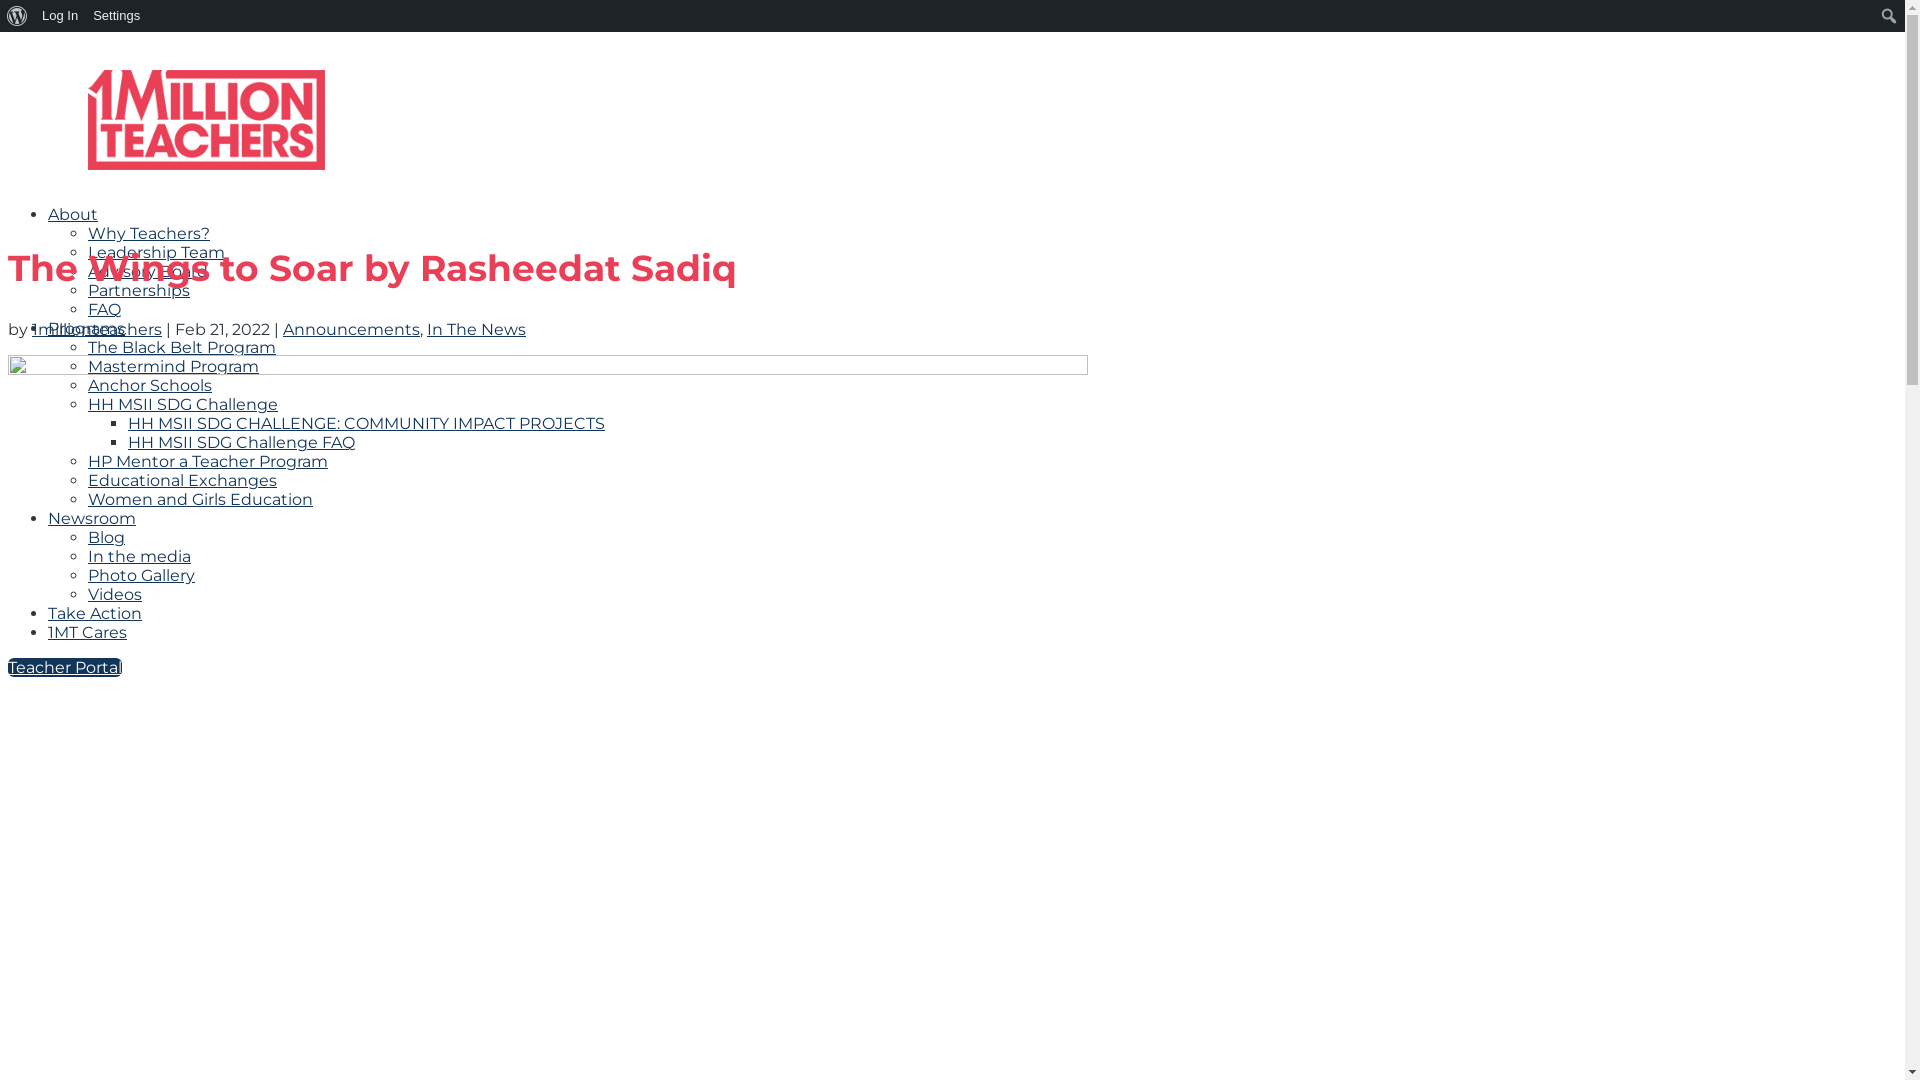  I want to click on 'In The News', so click(475, 328).